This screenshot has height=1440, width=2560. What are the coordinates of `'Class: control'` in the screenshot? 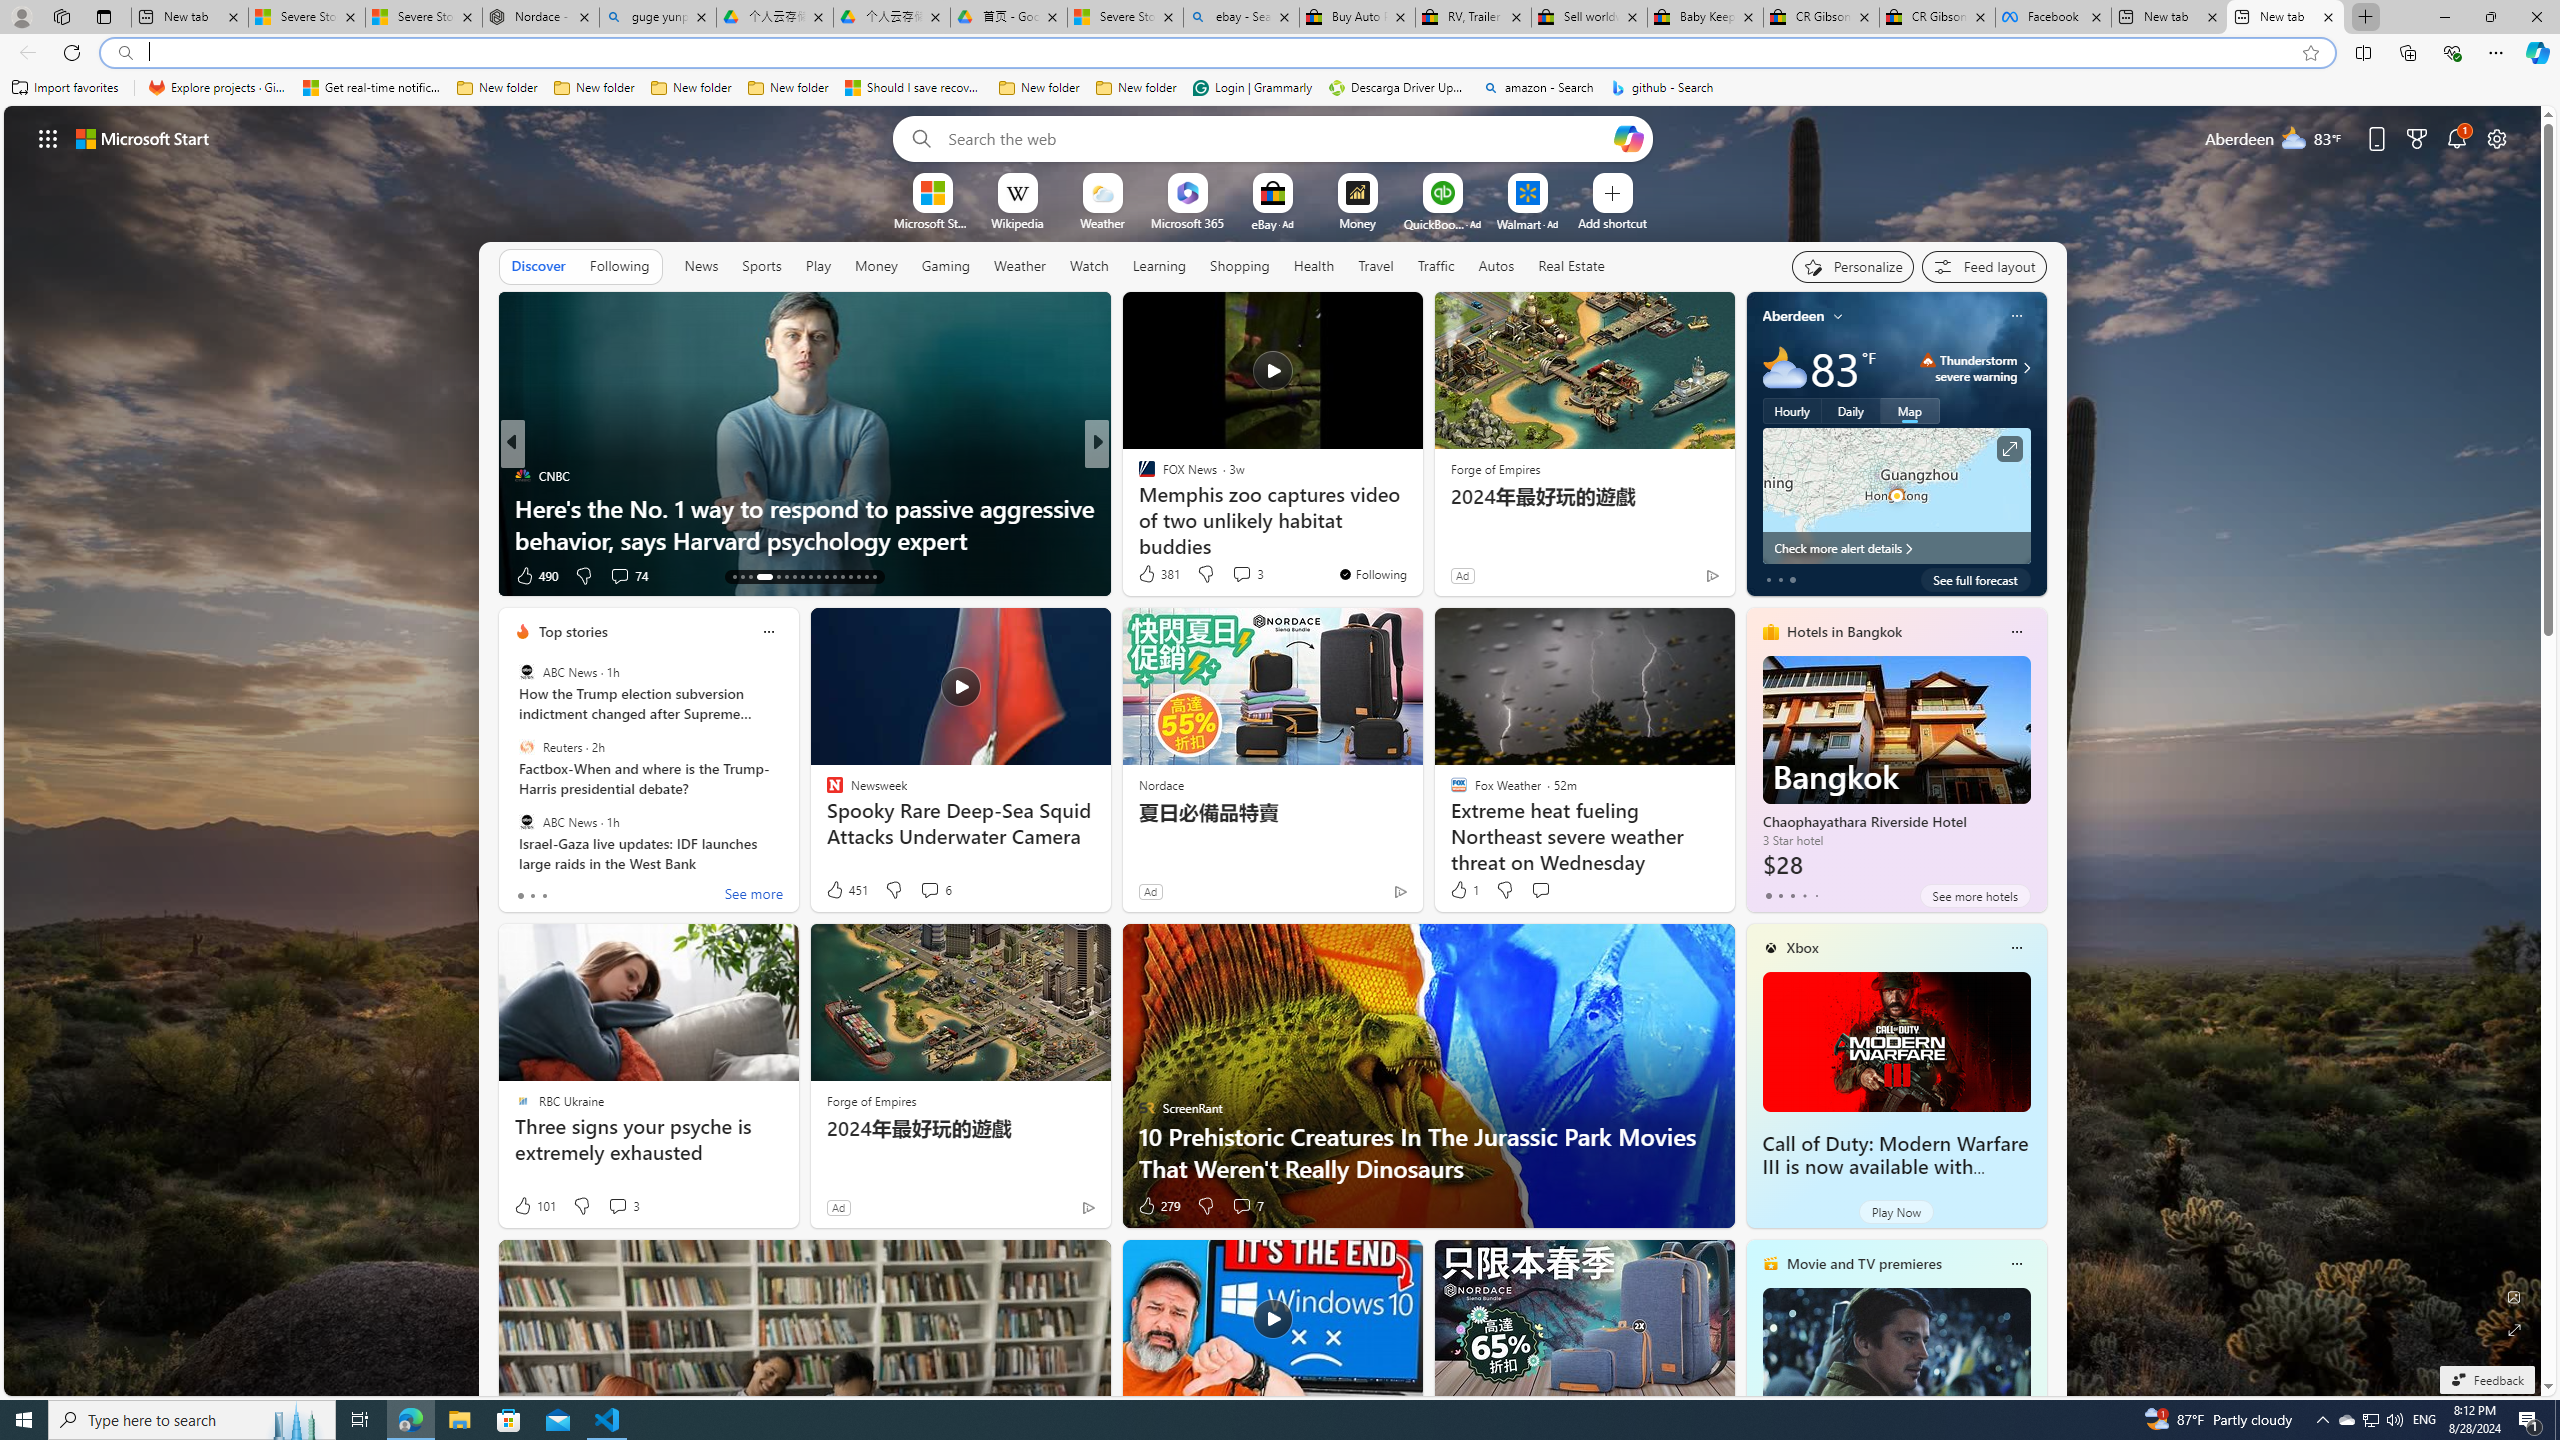 It's located at (48, 137).